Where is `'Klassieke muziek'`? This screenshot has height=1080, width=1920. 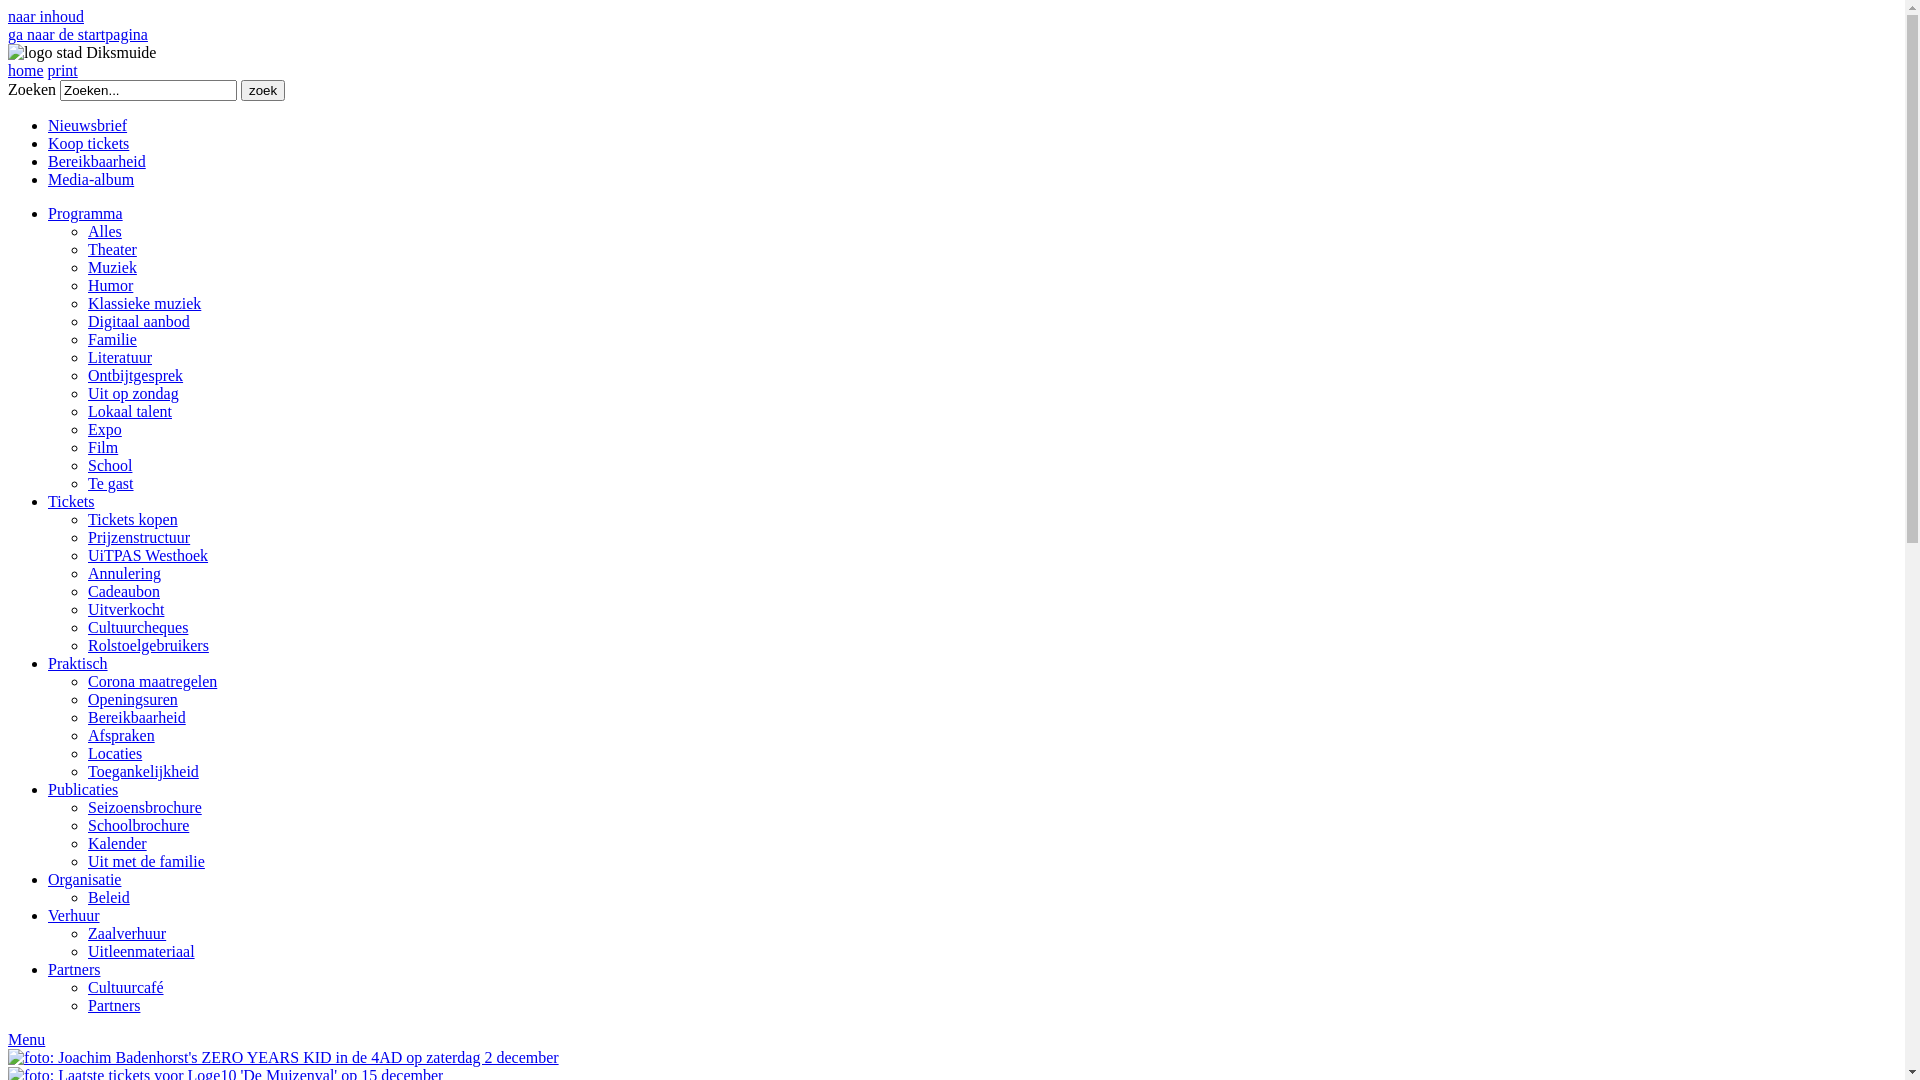 'Klassieke muziek' is located at coordinates (143, 303).